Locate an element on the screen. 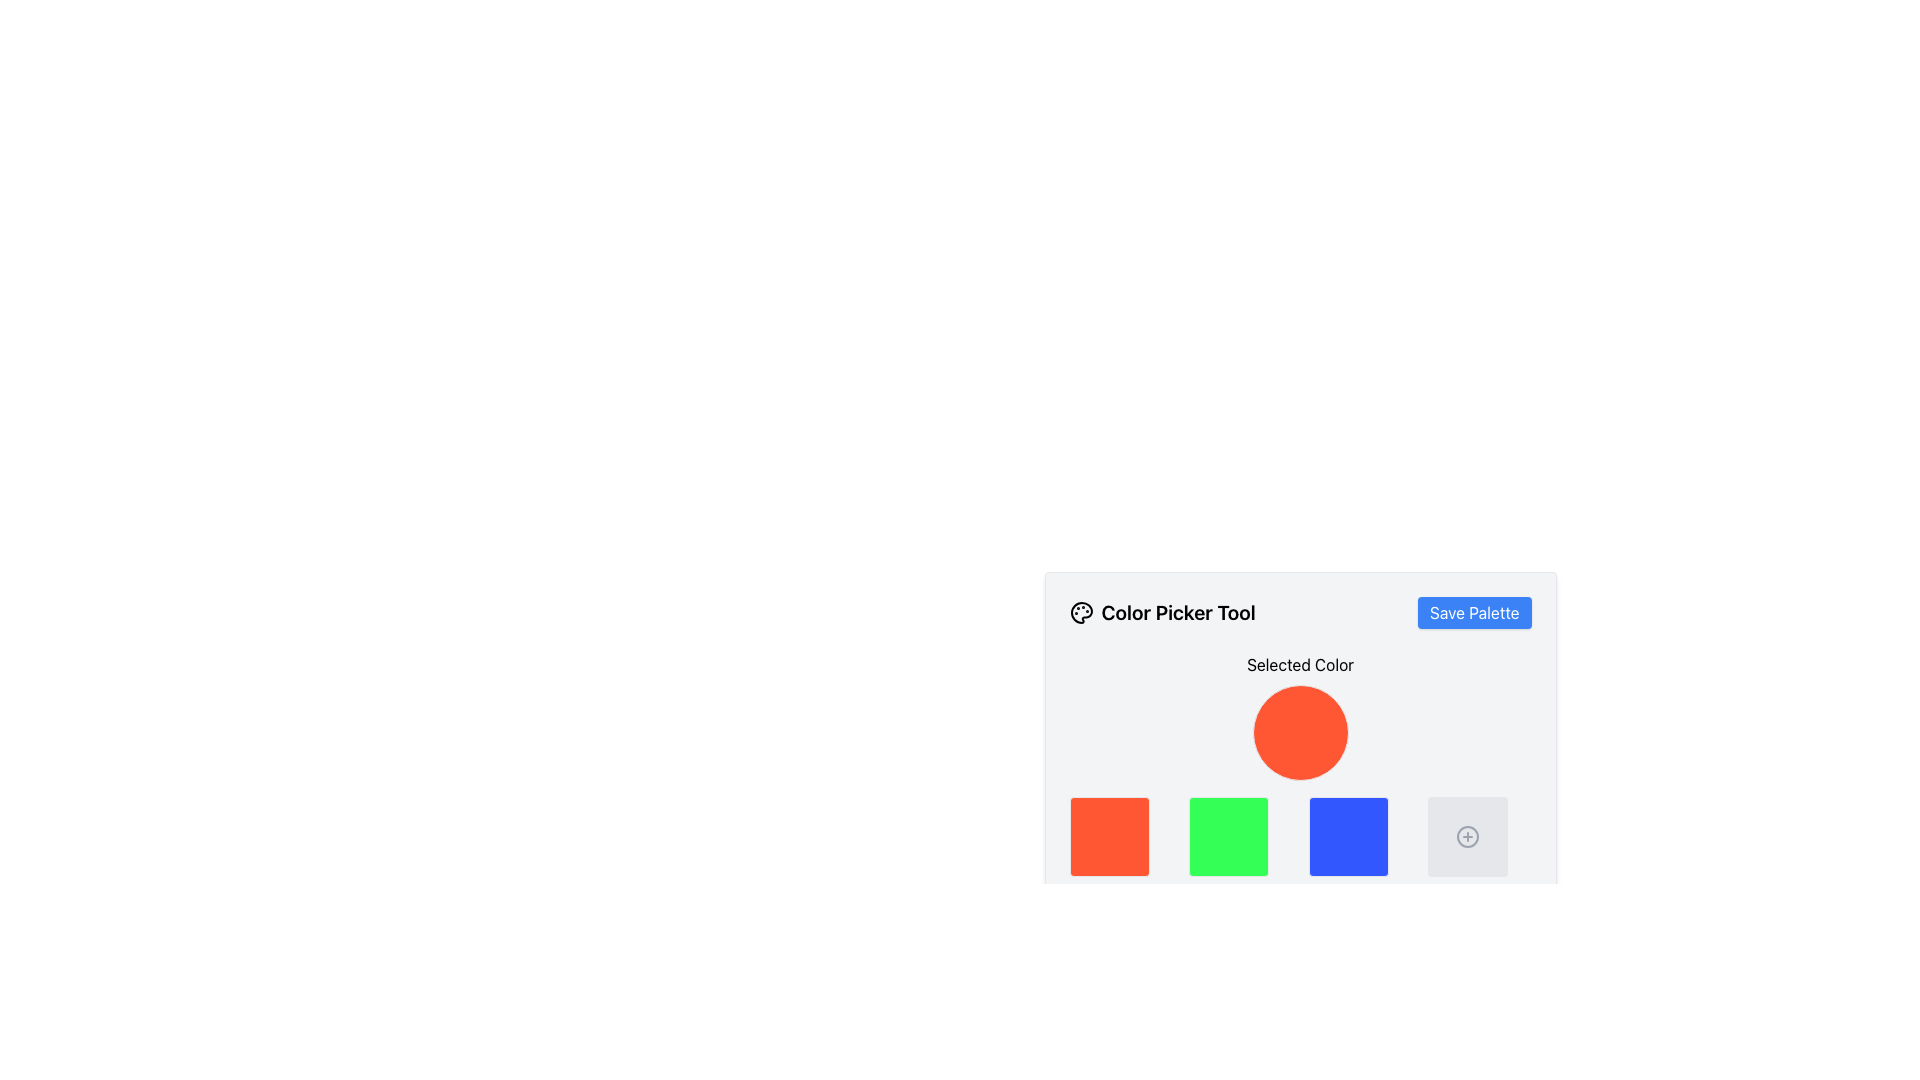 The width and height of the screenshot is (1920, 1080). the first selectable color square in the color picker tool is located at coordinates (1108, 837).